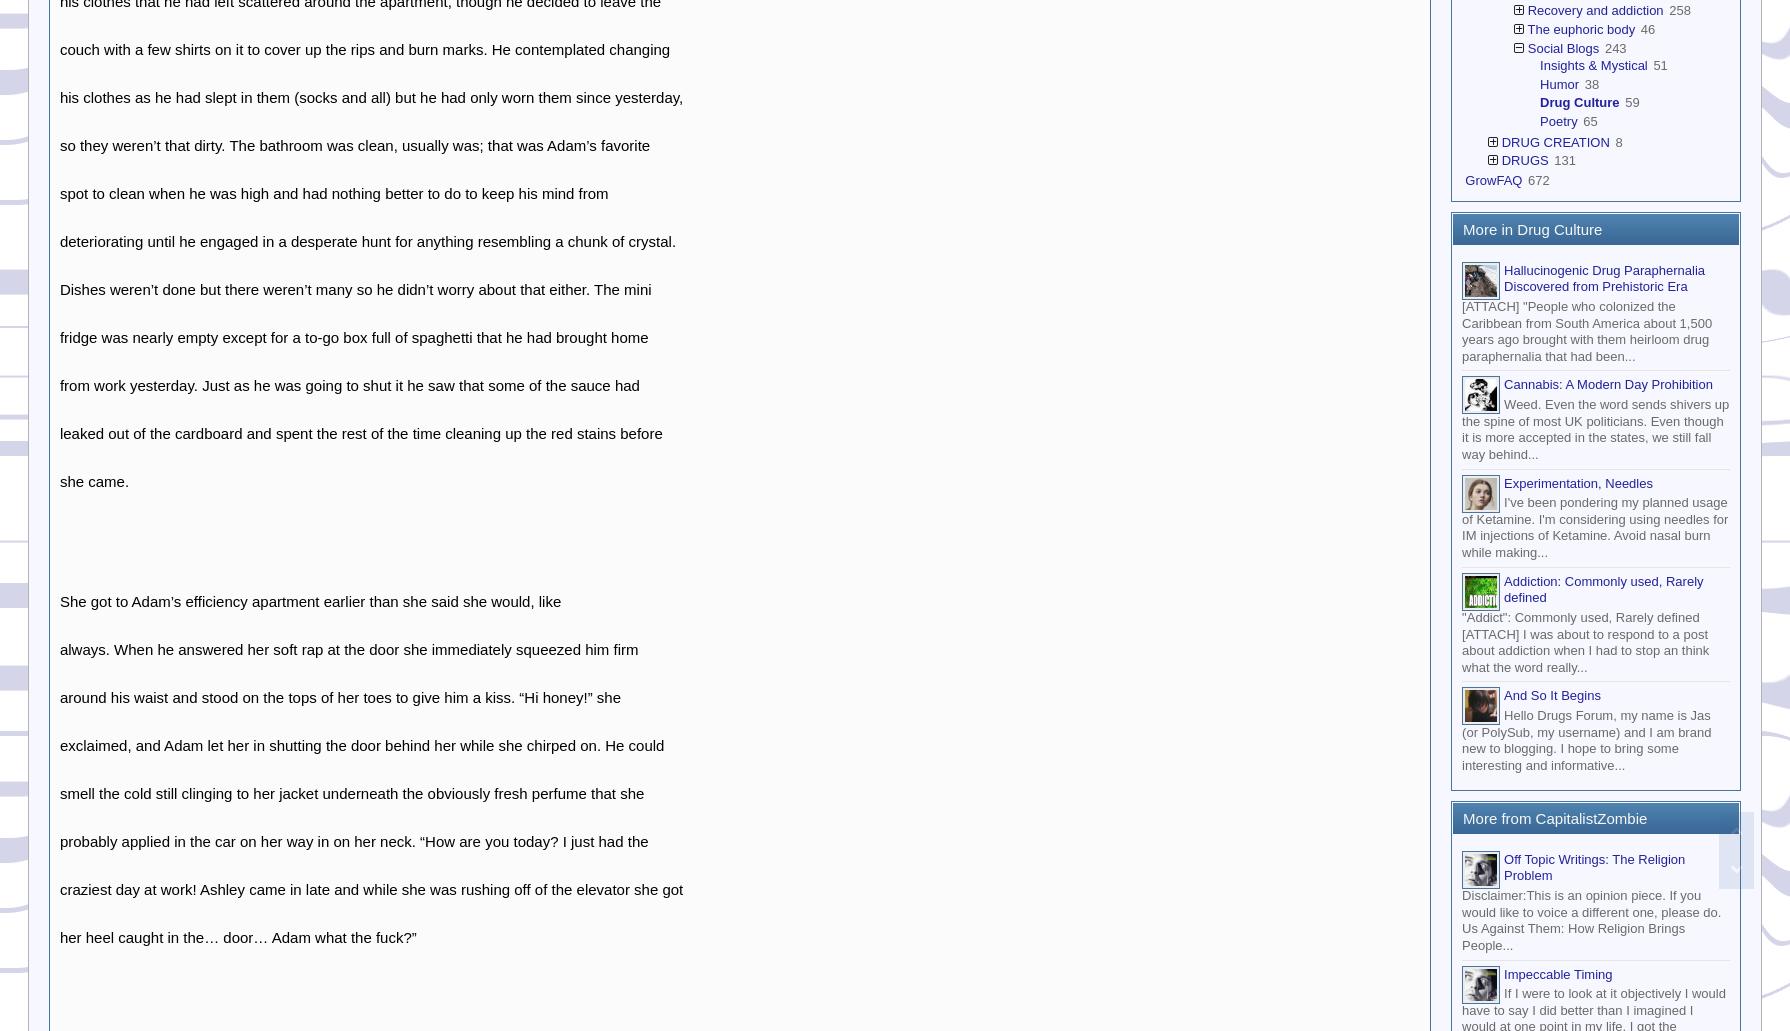 The height and width of the screenshot is (1031, 1790). What do you see at coordinates (59, 96) in the screenshot?
I see `'his clothes as he had slept in them (socks and all) but he had only worn them since yesterday,'` at bounding box center [59, 96].